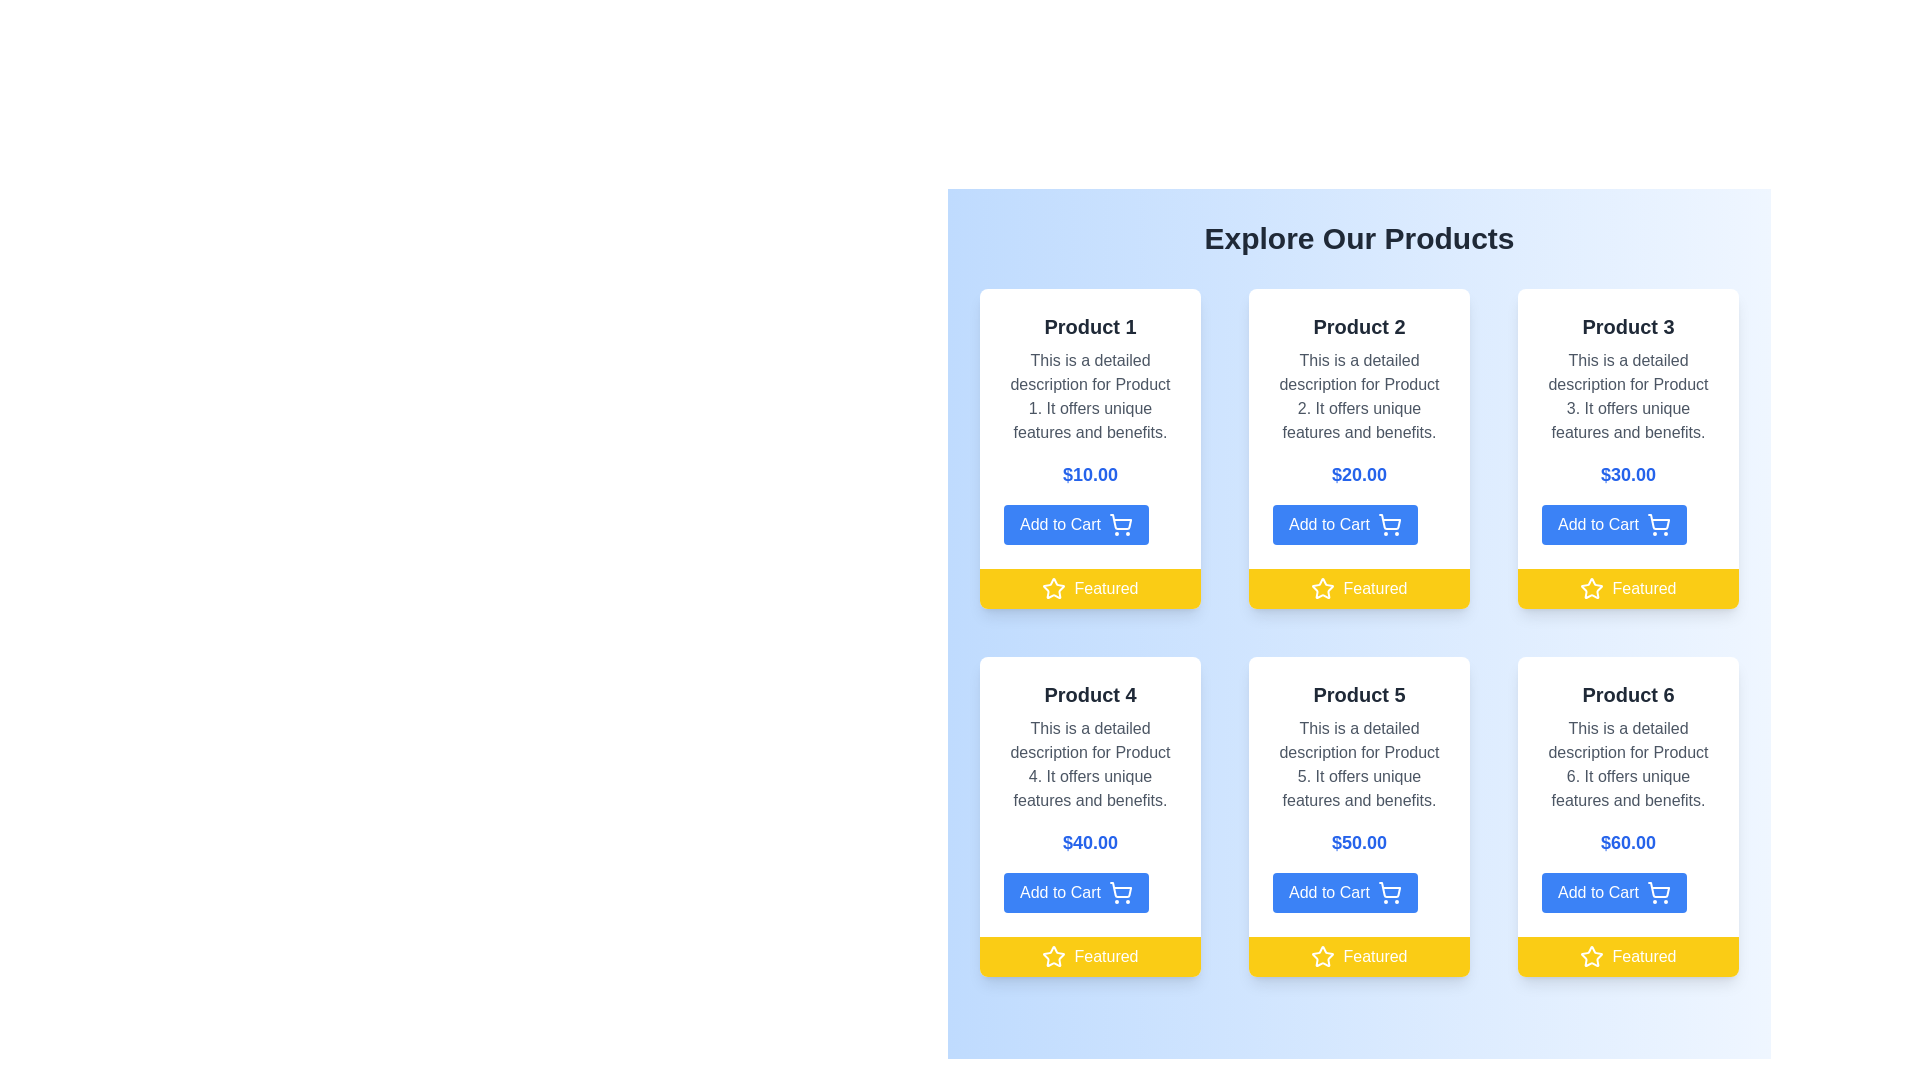 This screenshot has width=1920, height=1080. What do you see at coordinates (1359, 693) in the screenshot?
I see `the Text label that serves as a heading for the product name, located centrally in the second row of the grid layout within the card` at bounding box center [1359, 693].